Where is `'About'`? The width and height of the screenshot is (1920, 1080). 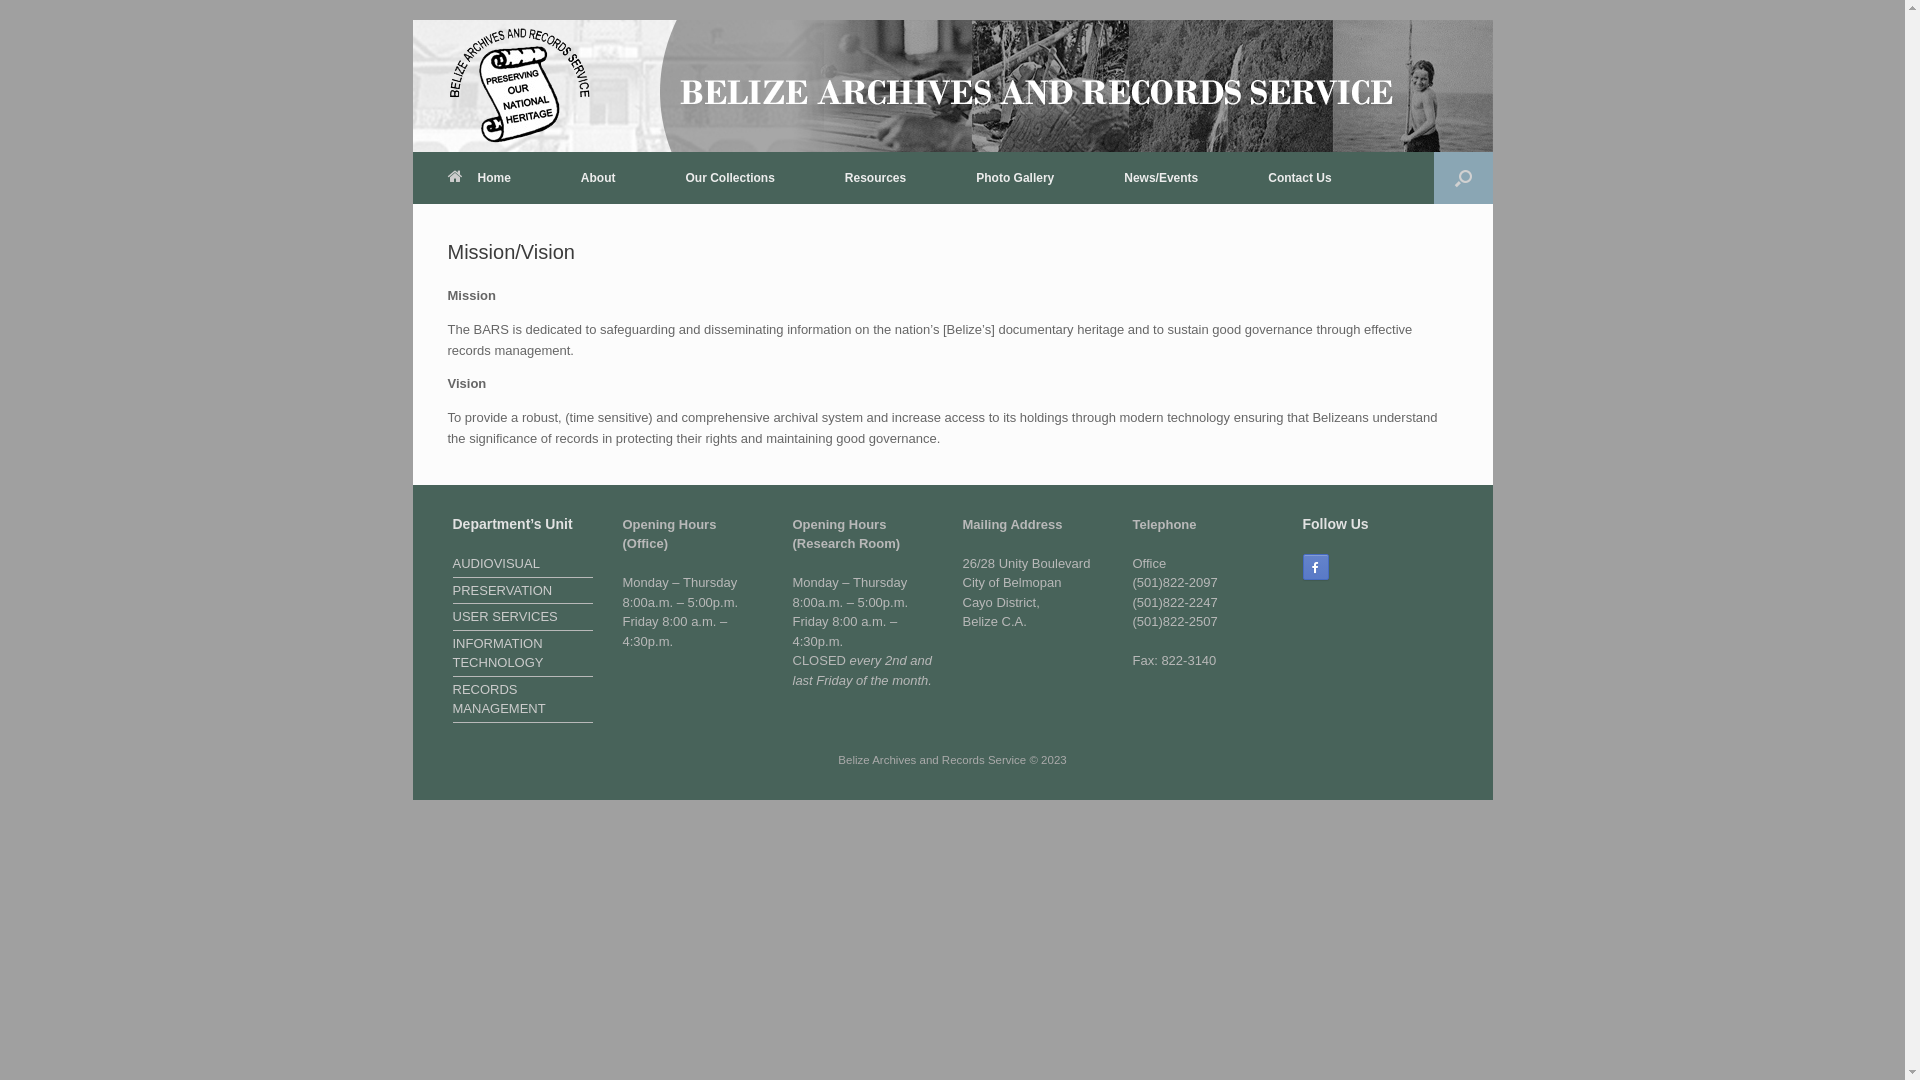 'About' is located at coordinates (597, 176).